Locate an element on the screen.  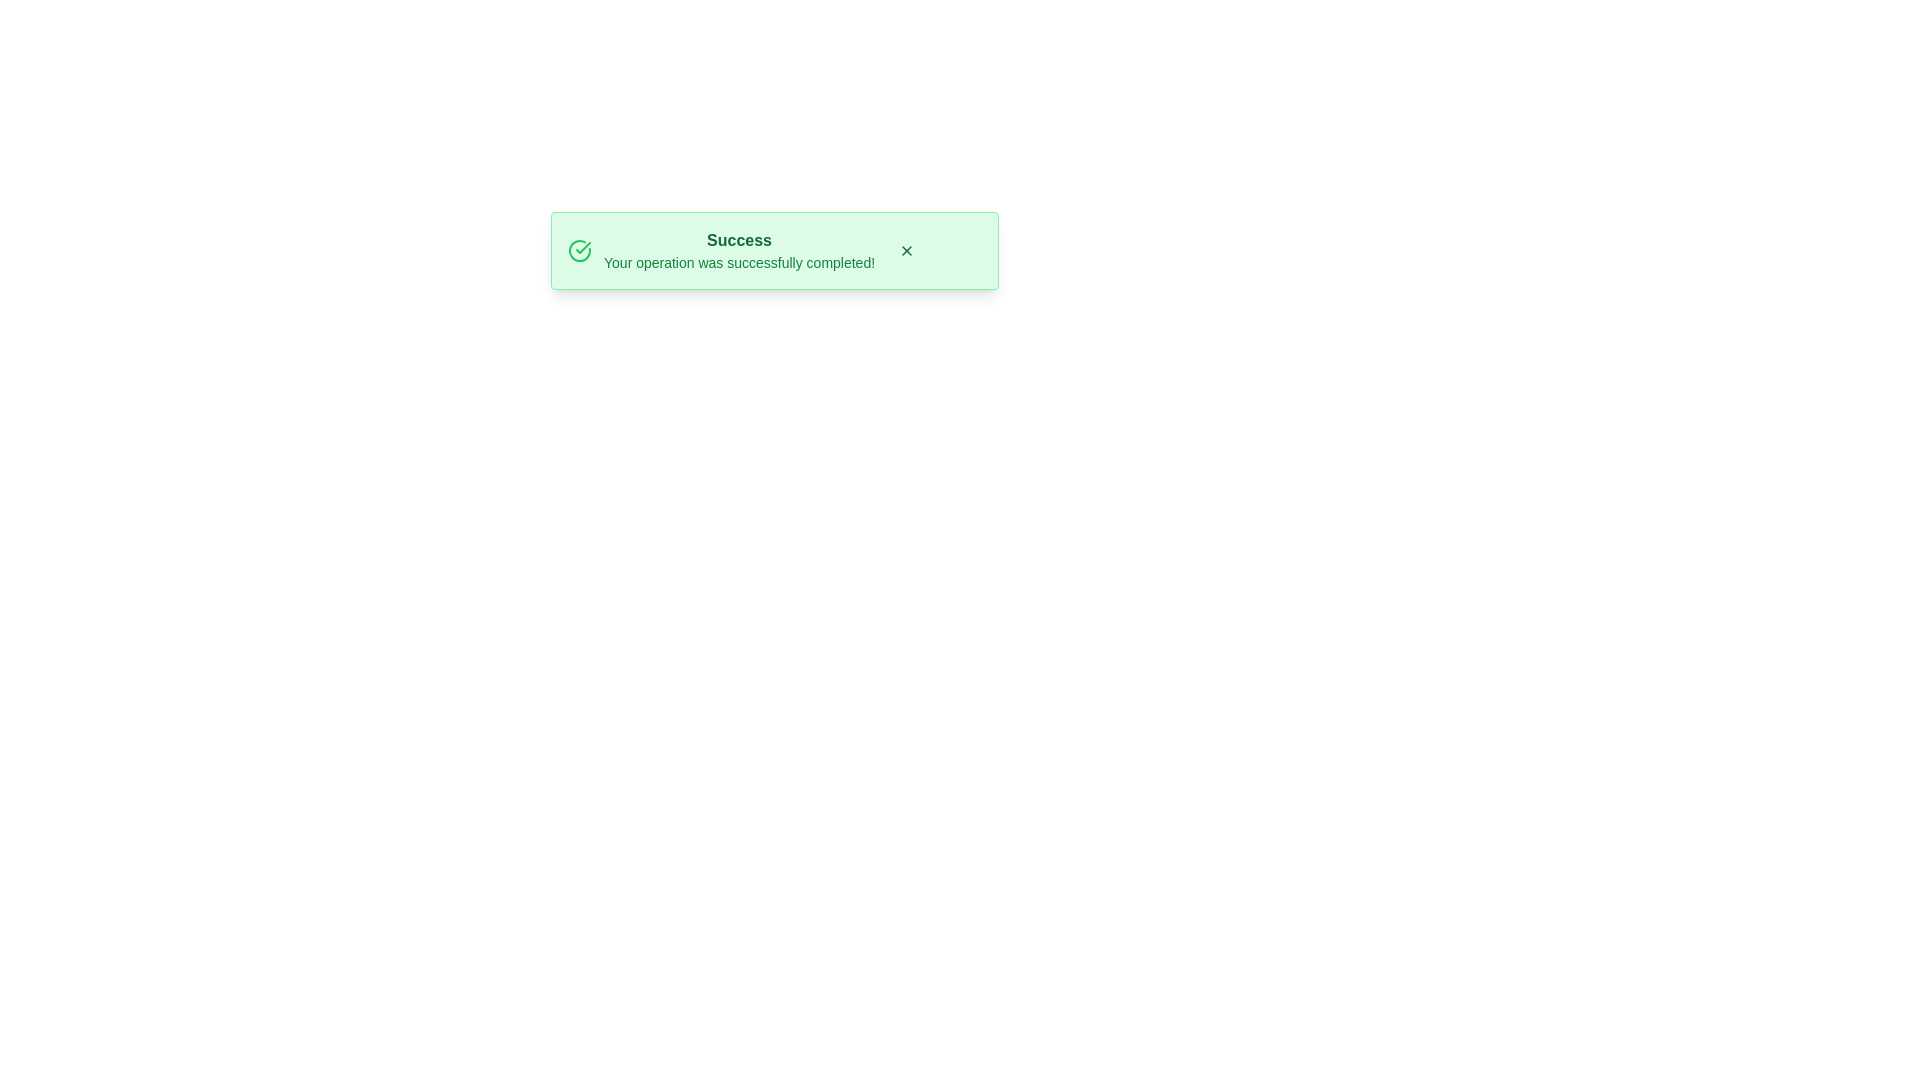
the text 'Success' in the snackbar is located at coordinates (738, 239).